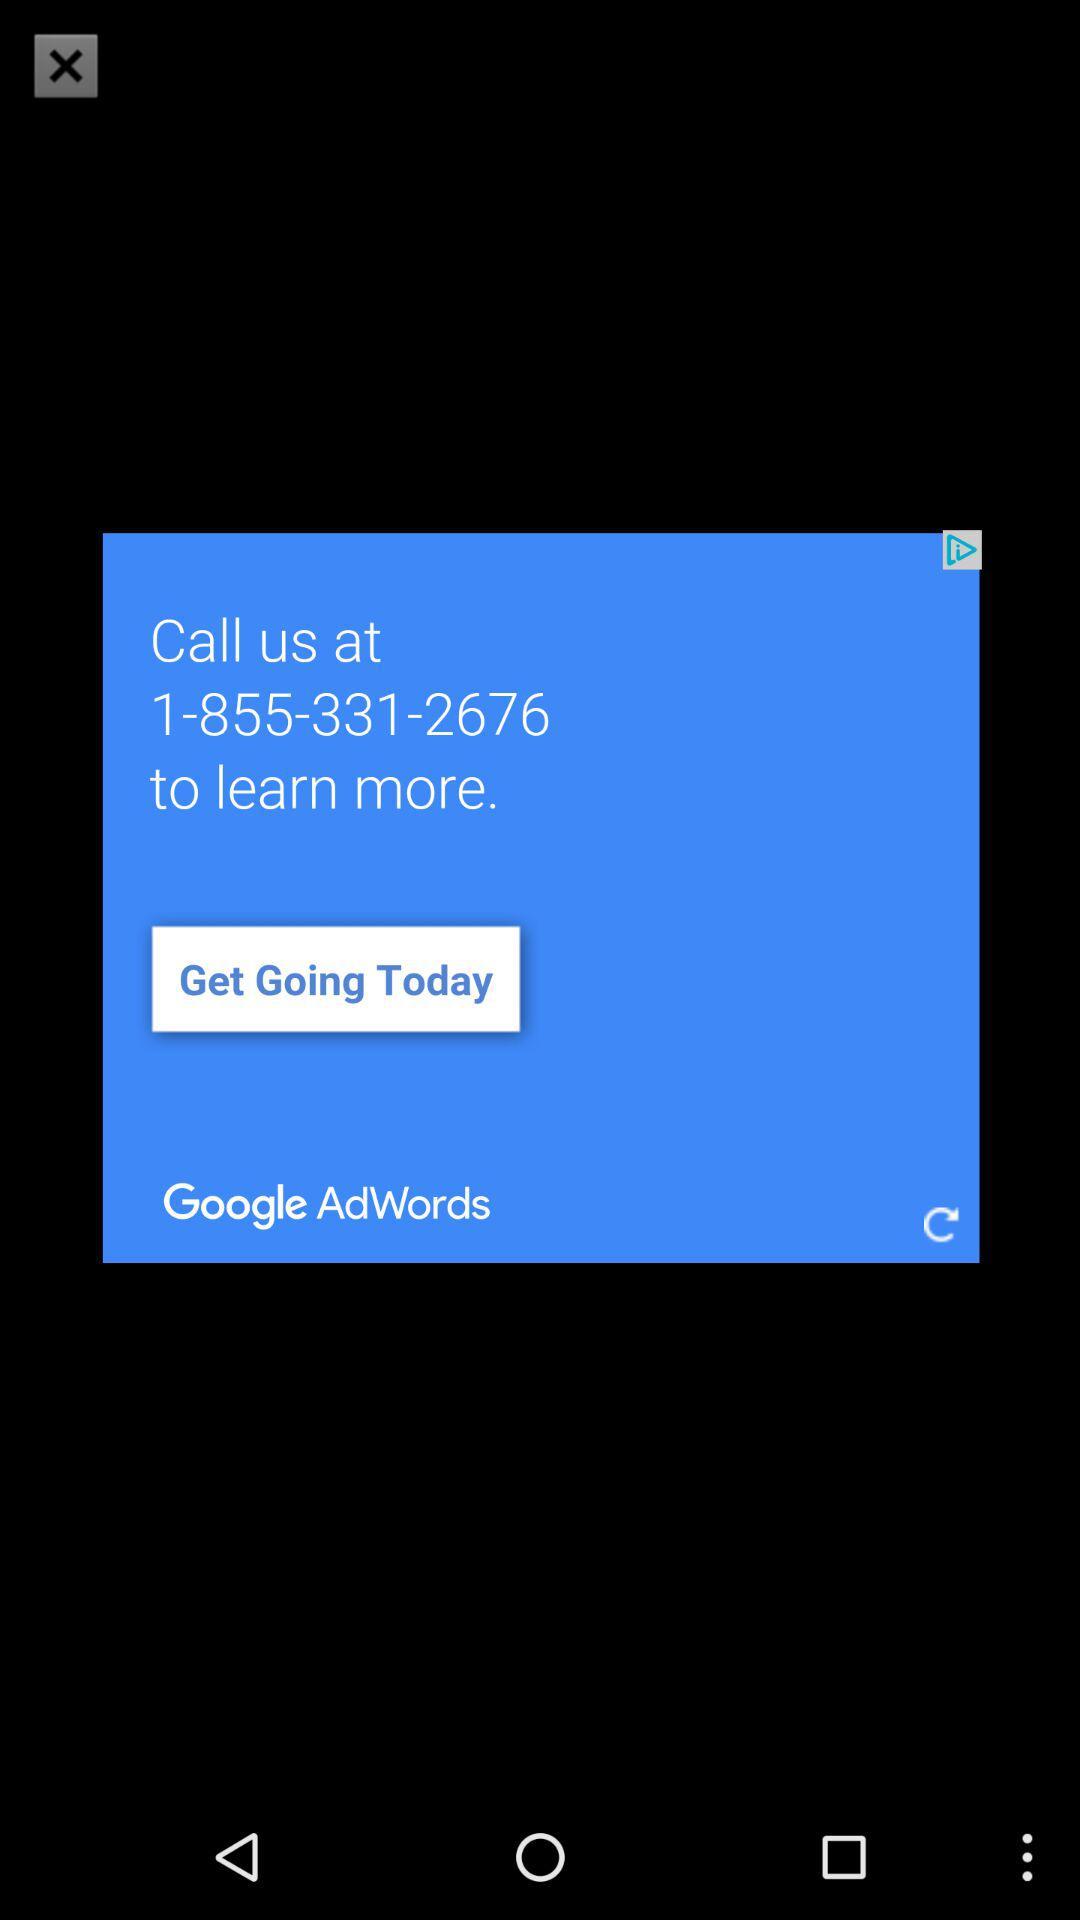 The image size is (1080, 1920). Describe the element at coordinates (64, 70) in the screenshot. I see `the close icon` at that location.